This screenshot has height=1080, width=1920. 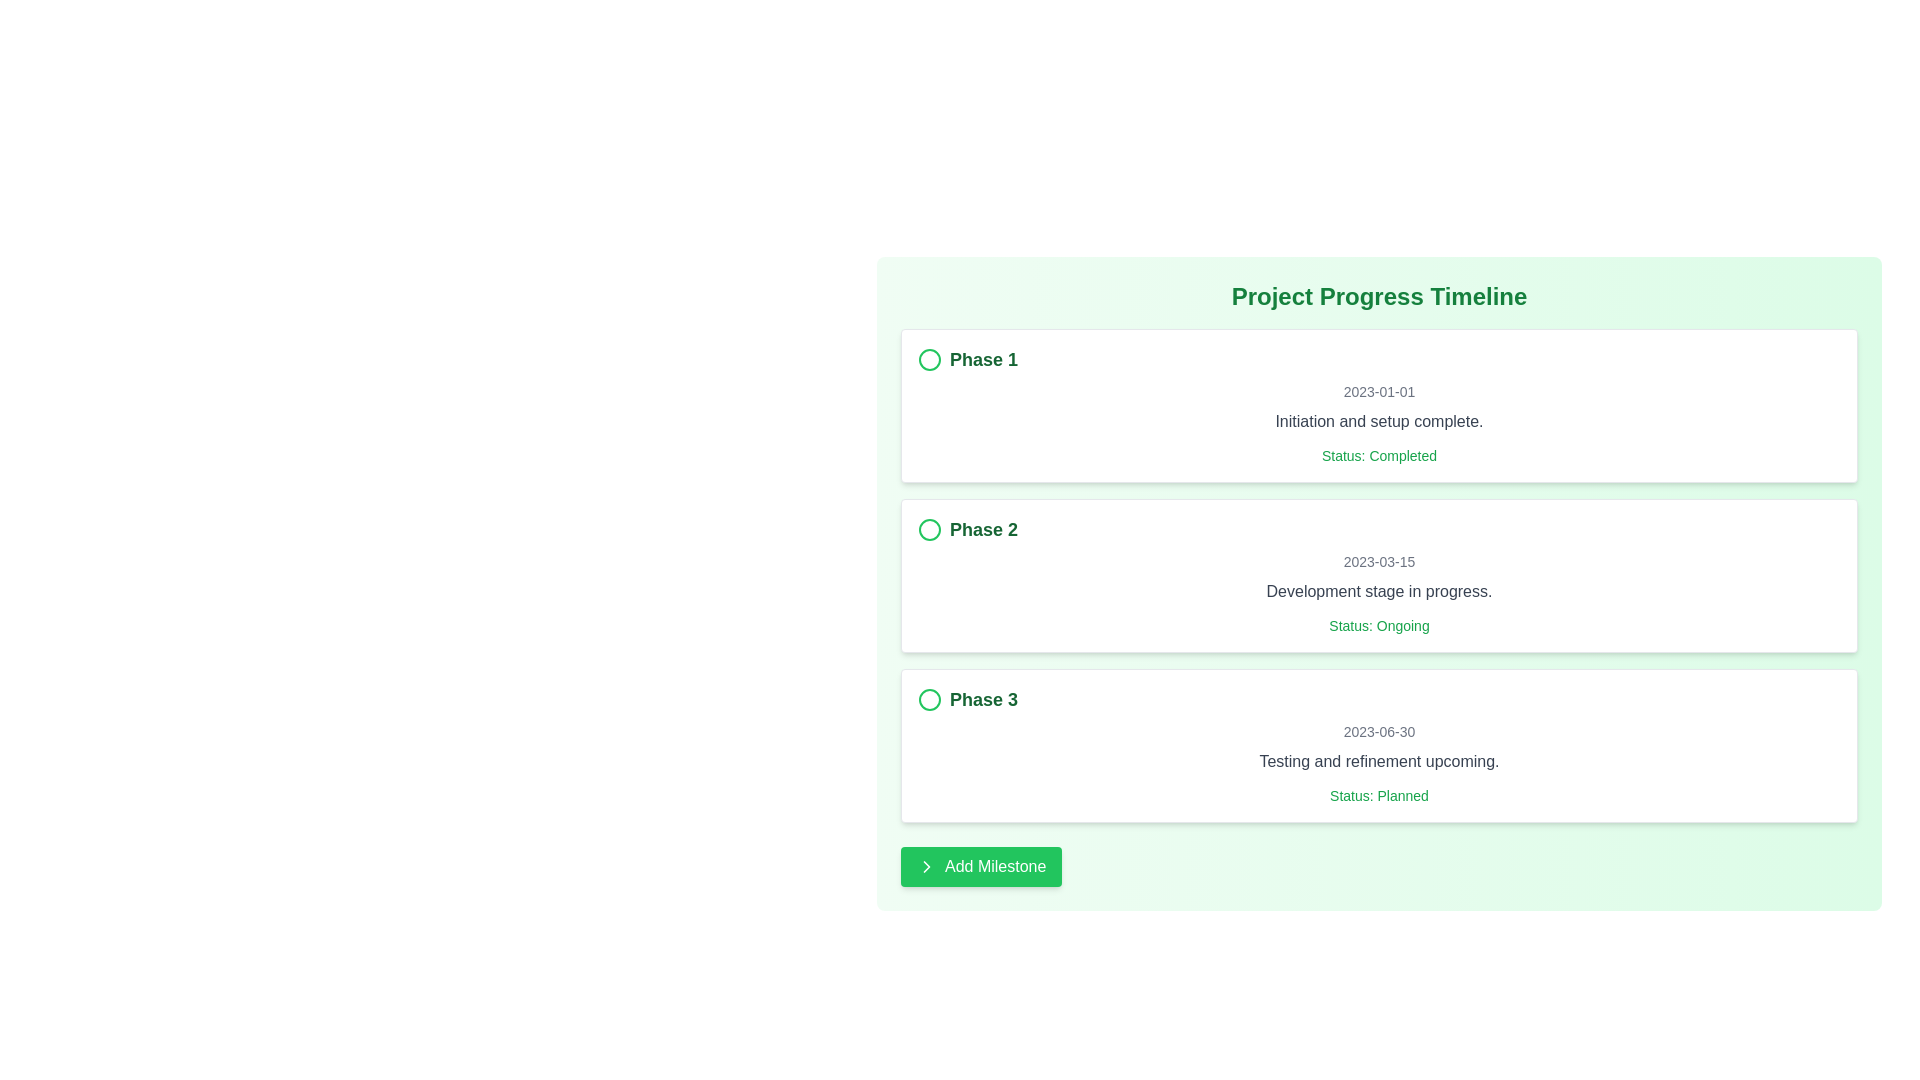 I want to click on the green stroked circle with a white fill located in the third phase of the vertical project progress timeline, centered over the phase title, so click(x=929, y=698).